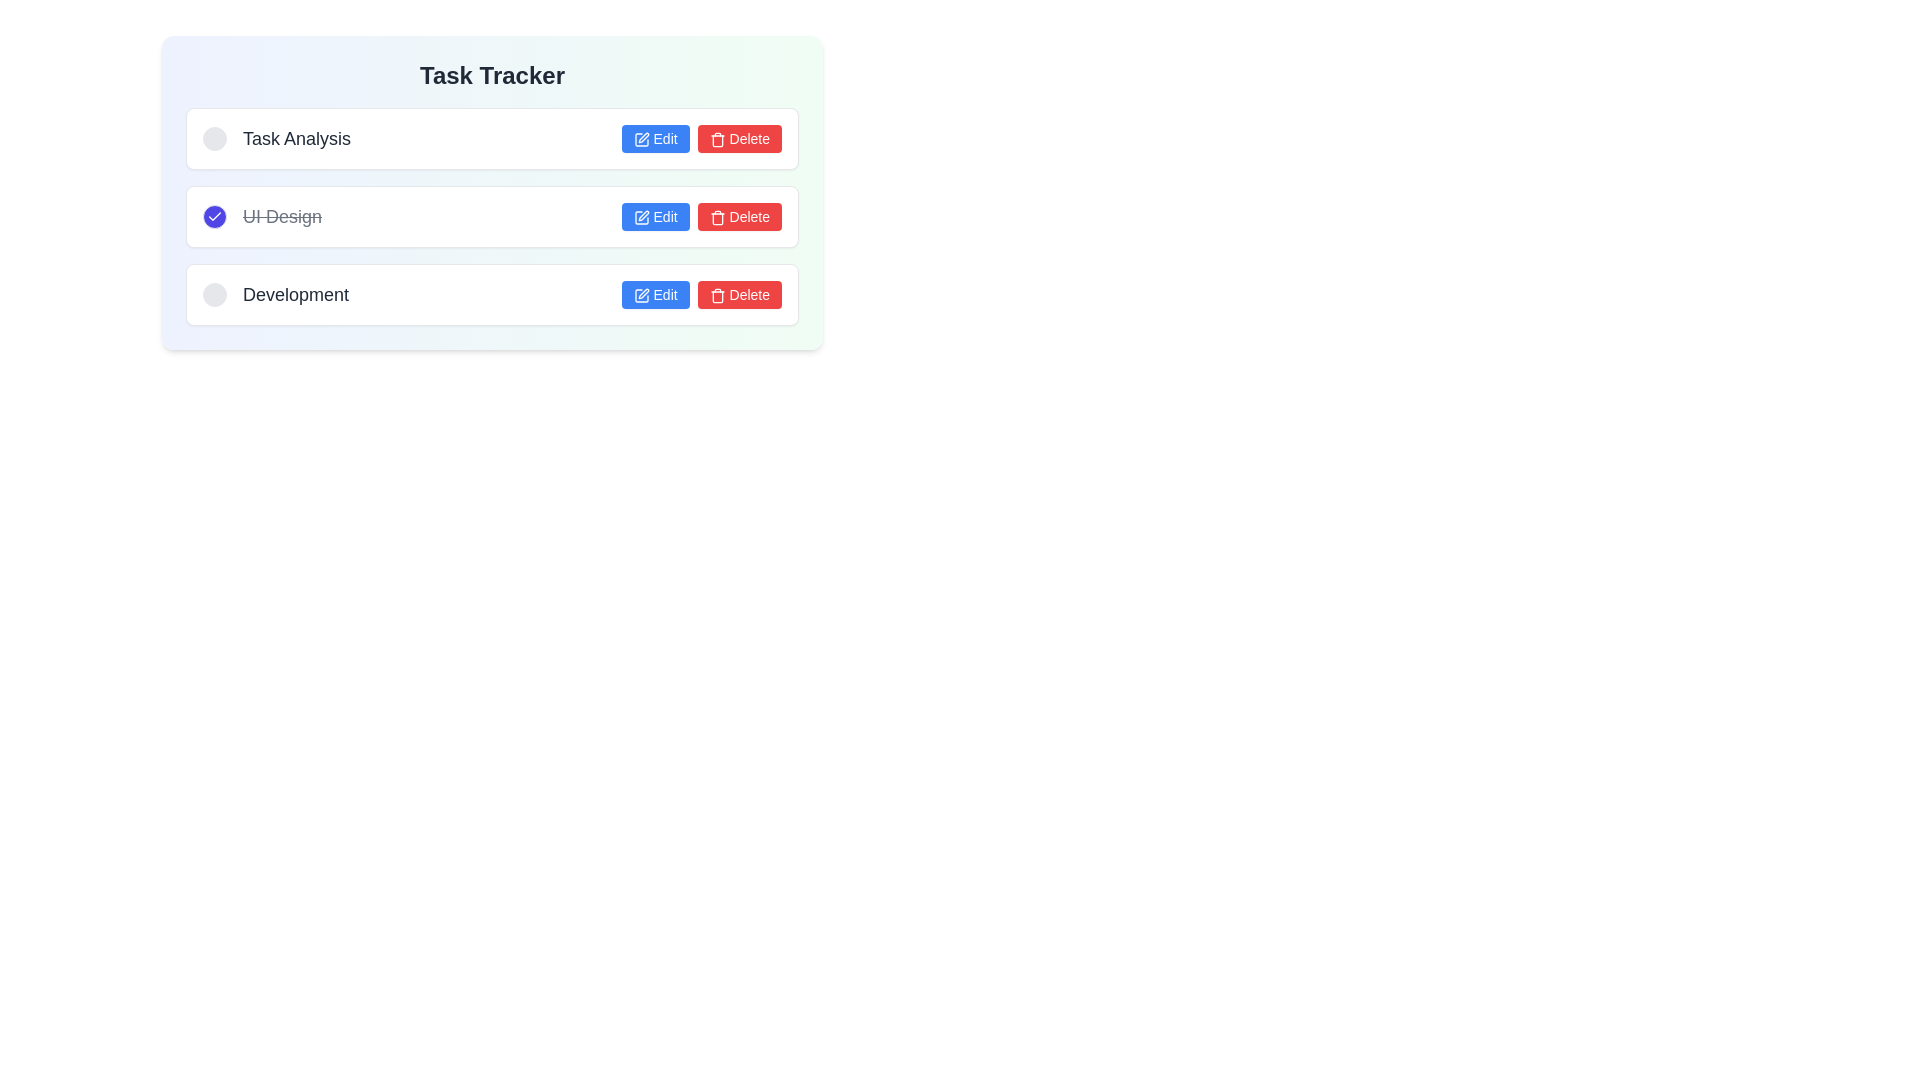  I want to click on the blue circular checkbox with a white checkmark icon located to the left of the 'UI Design' text in the second task row, so click(215, 216).